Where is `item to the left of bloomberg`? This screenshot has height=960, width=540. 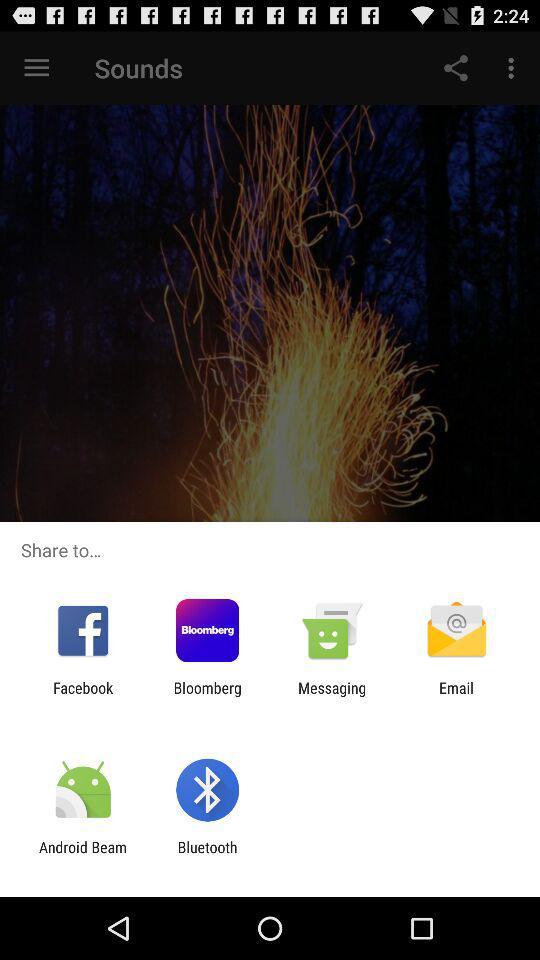 item to the left of bloomberg is located at coordinates (82, 696).